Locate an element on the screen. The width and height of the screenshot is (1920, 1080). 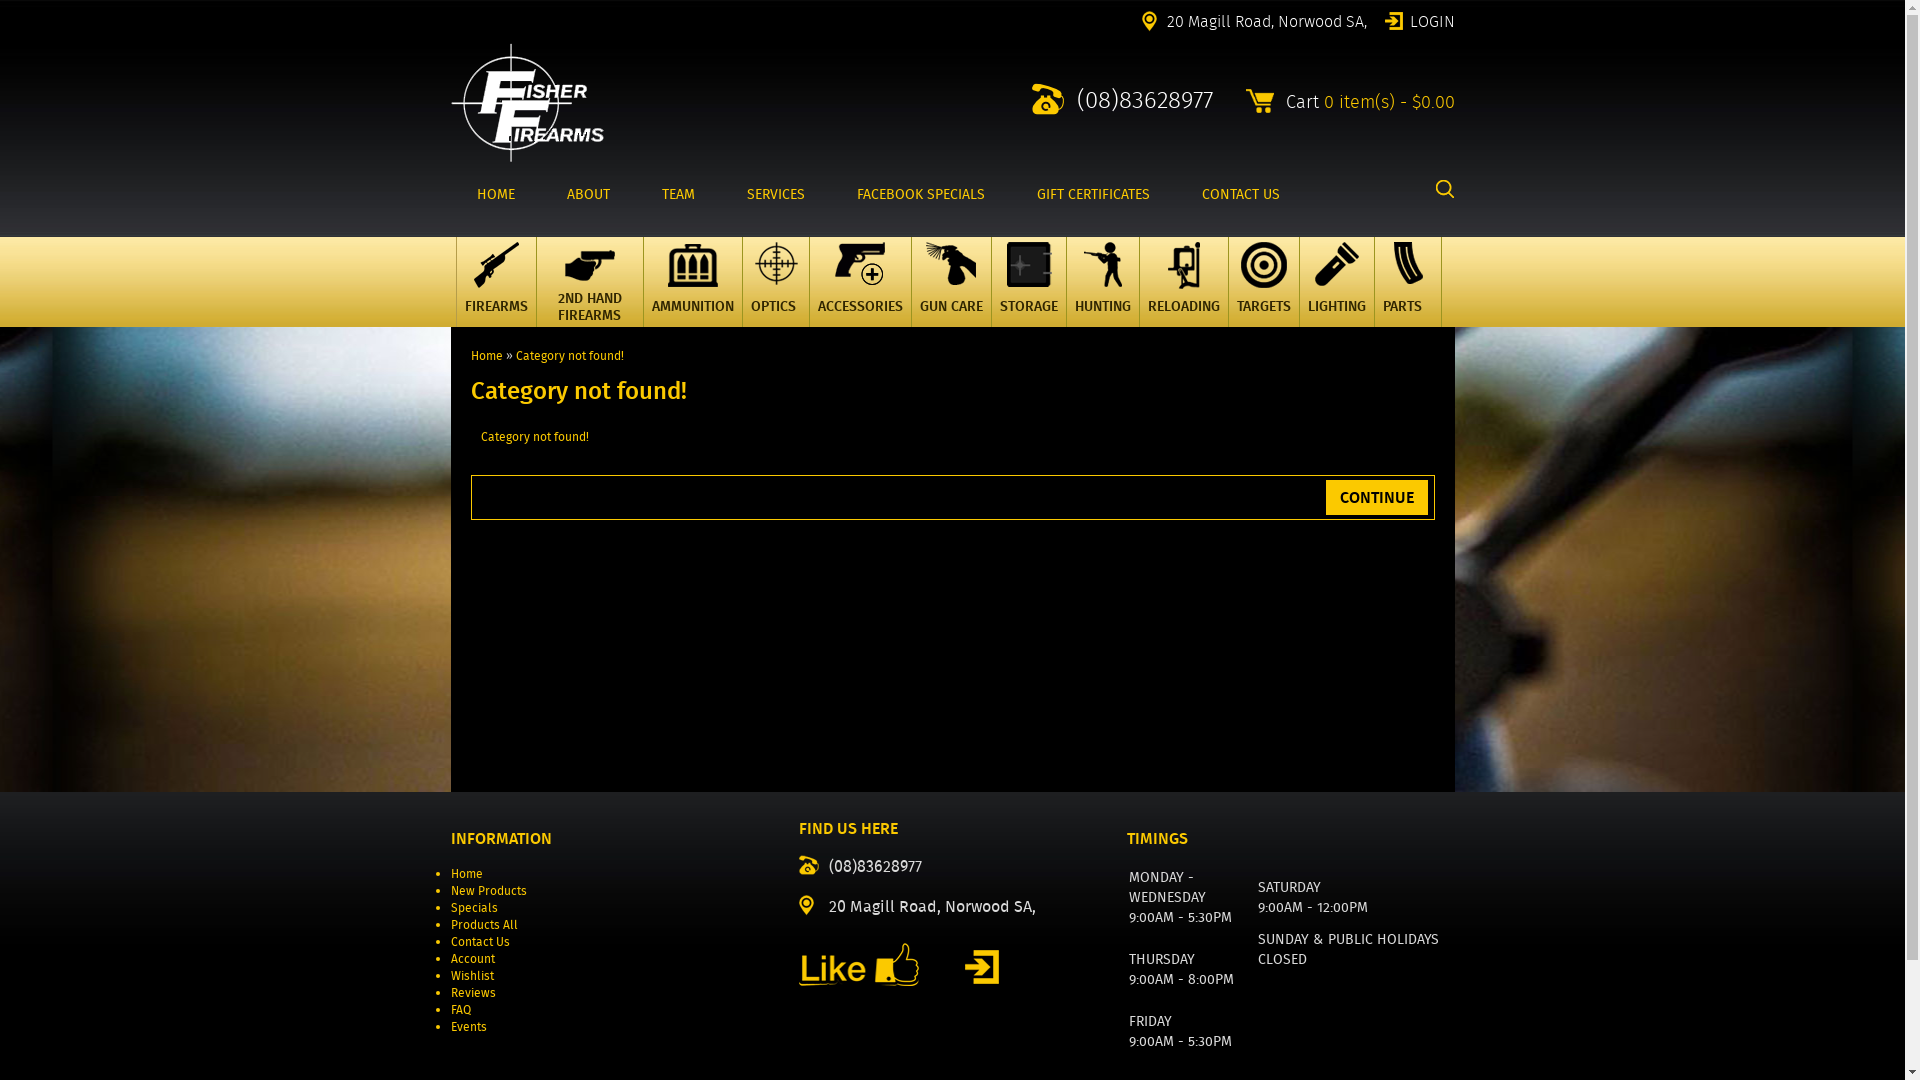
'Events' is located at coordinates (466, 1026).